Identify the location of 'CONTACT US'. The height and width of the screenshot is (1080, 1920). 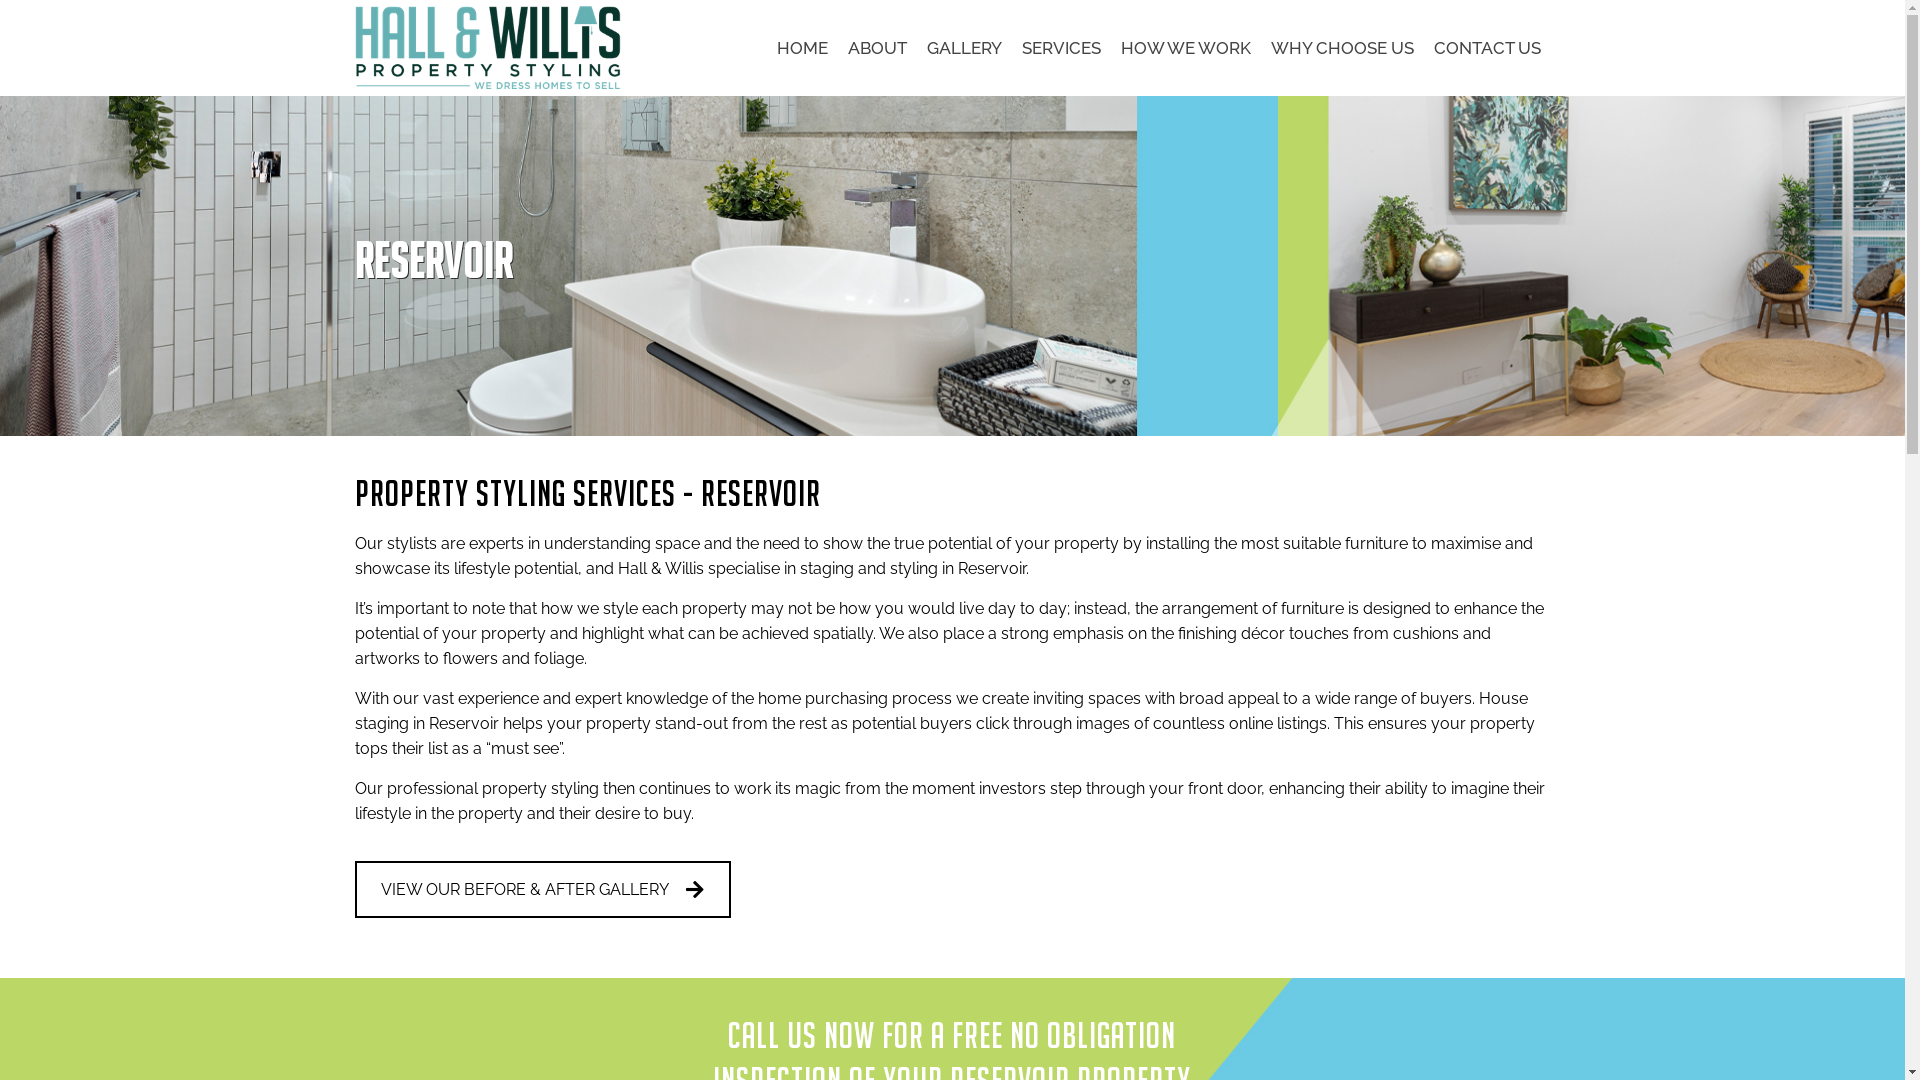
(1487, 46).